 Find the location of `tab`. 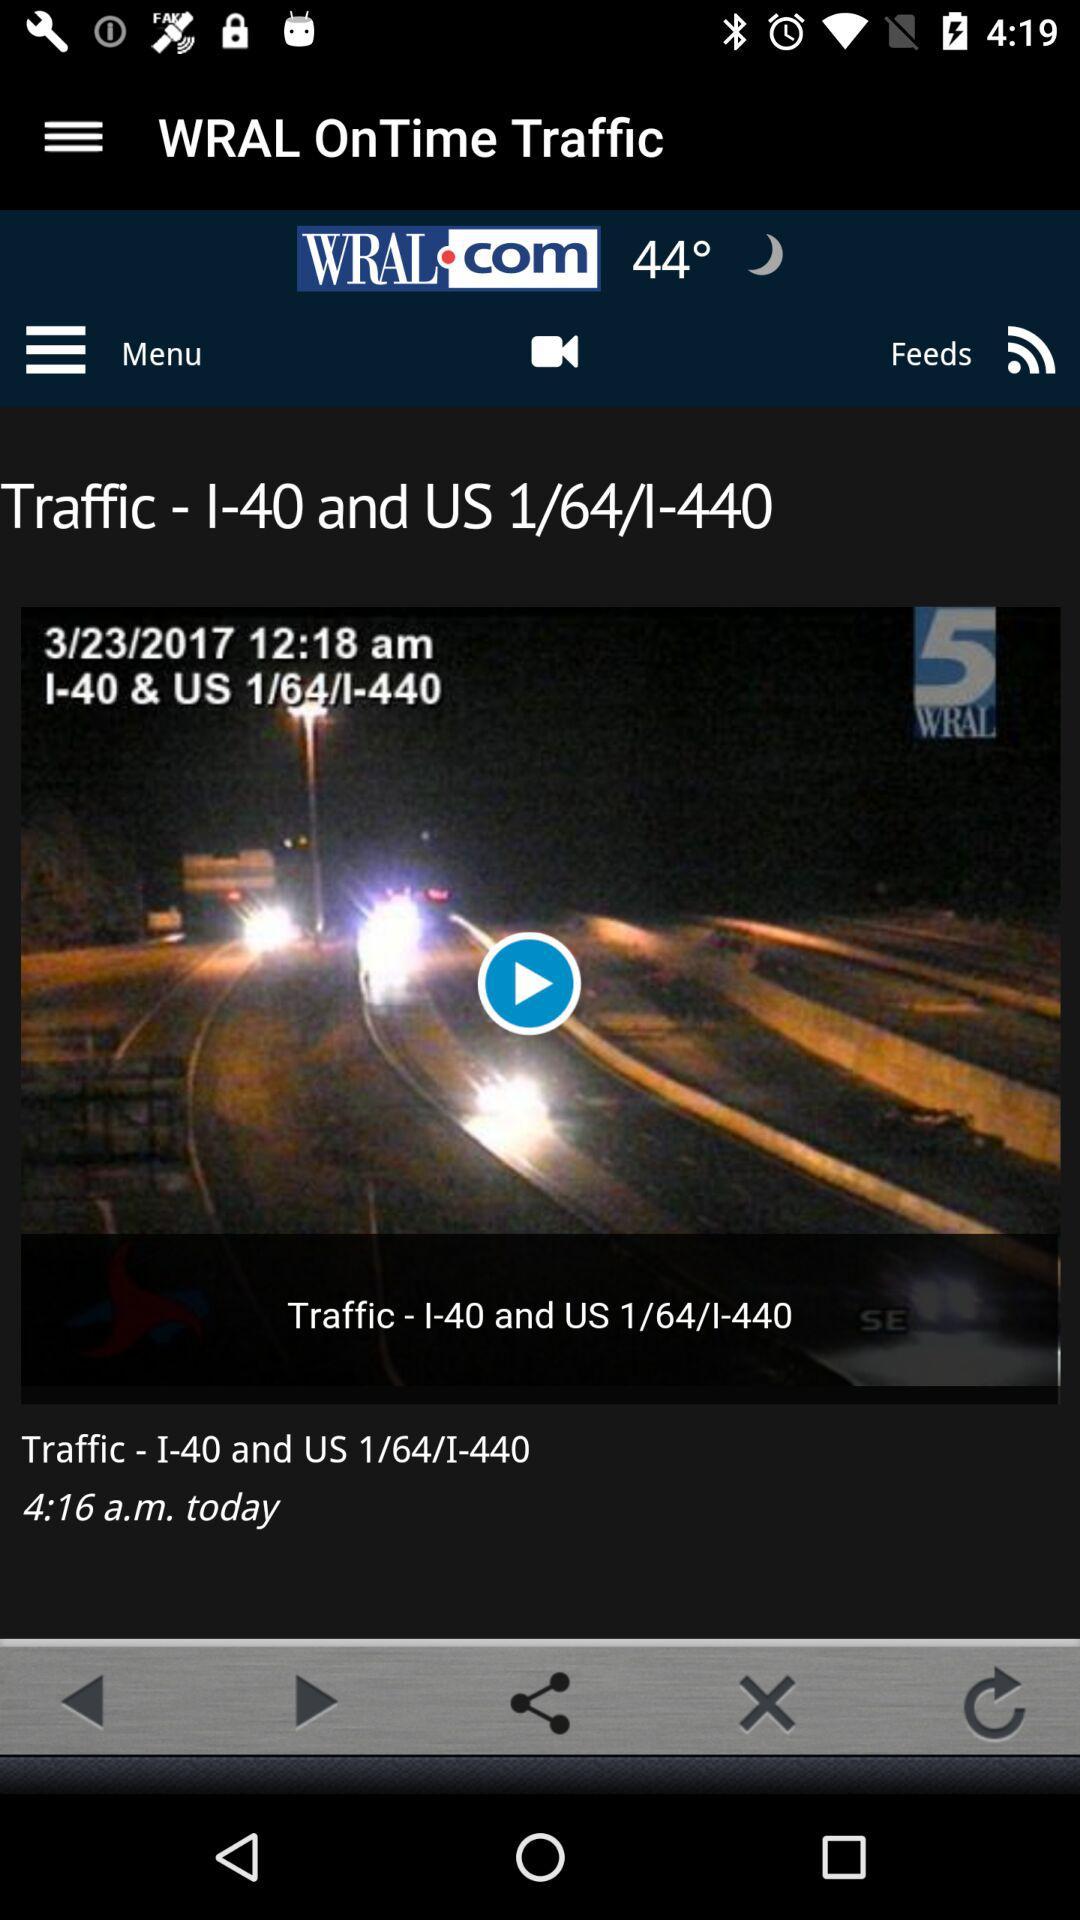

tab is located at coordinates (766, 1702).